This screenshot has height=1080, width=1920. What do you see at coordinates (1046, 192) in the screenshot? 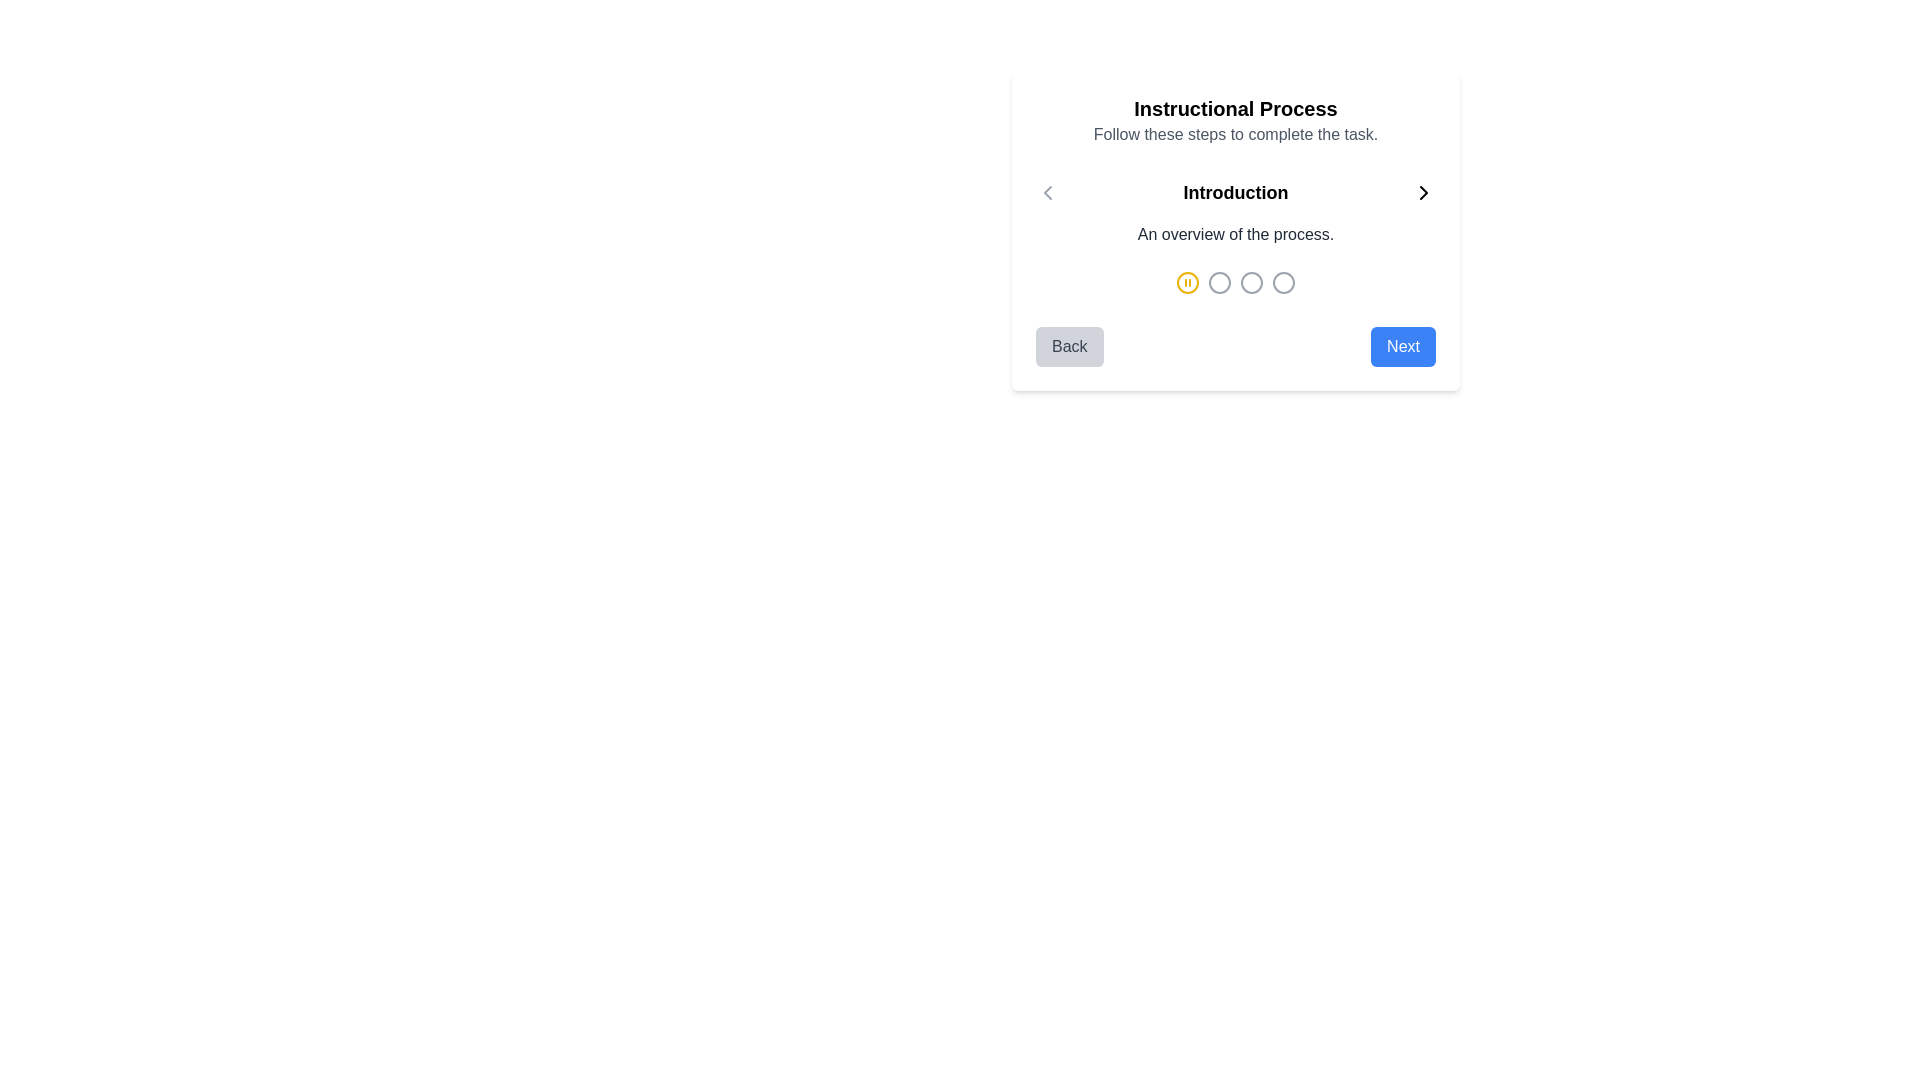
I see `the left-pointing chevron icon, which is styled in gray and indicates a backward action` at bounding box center [1046, 192].